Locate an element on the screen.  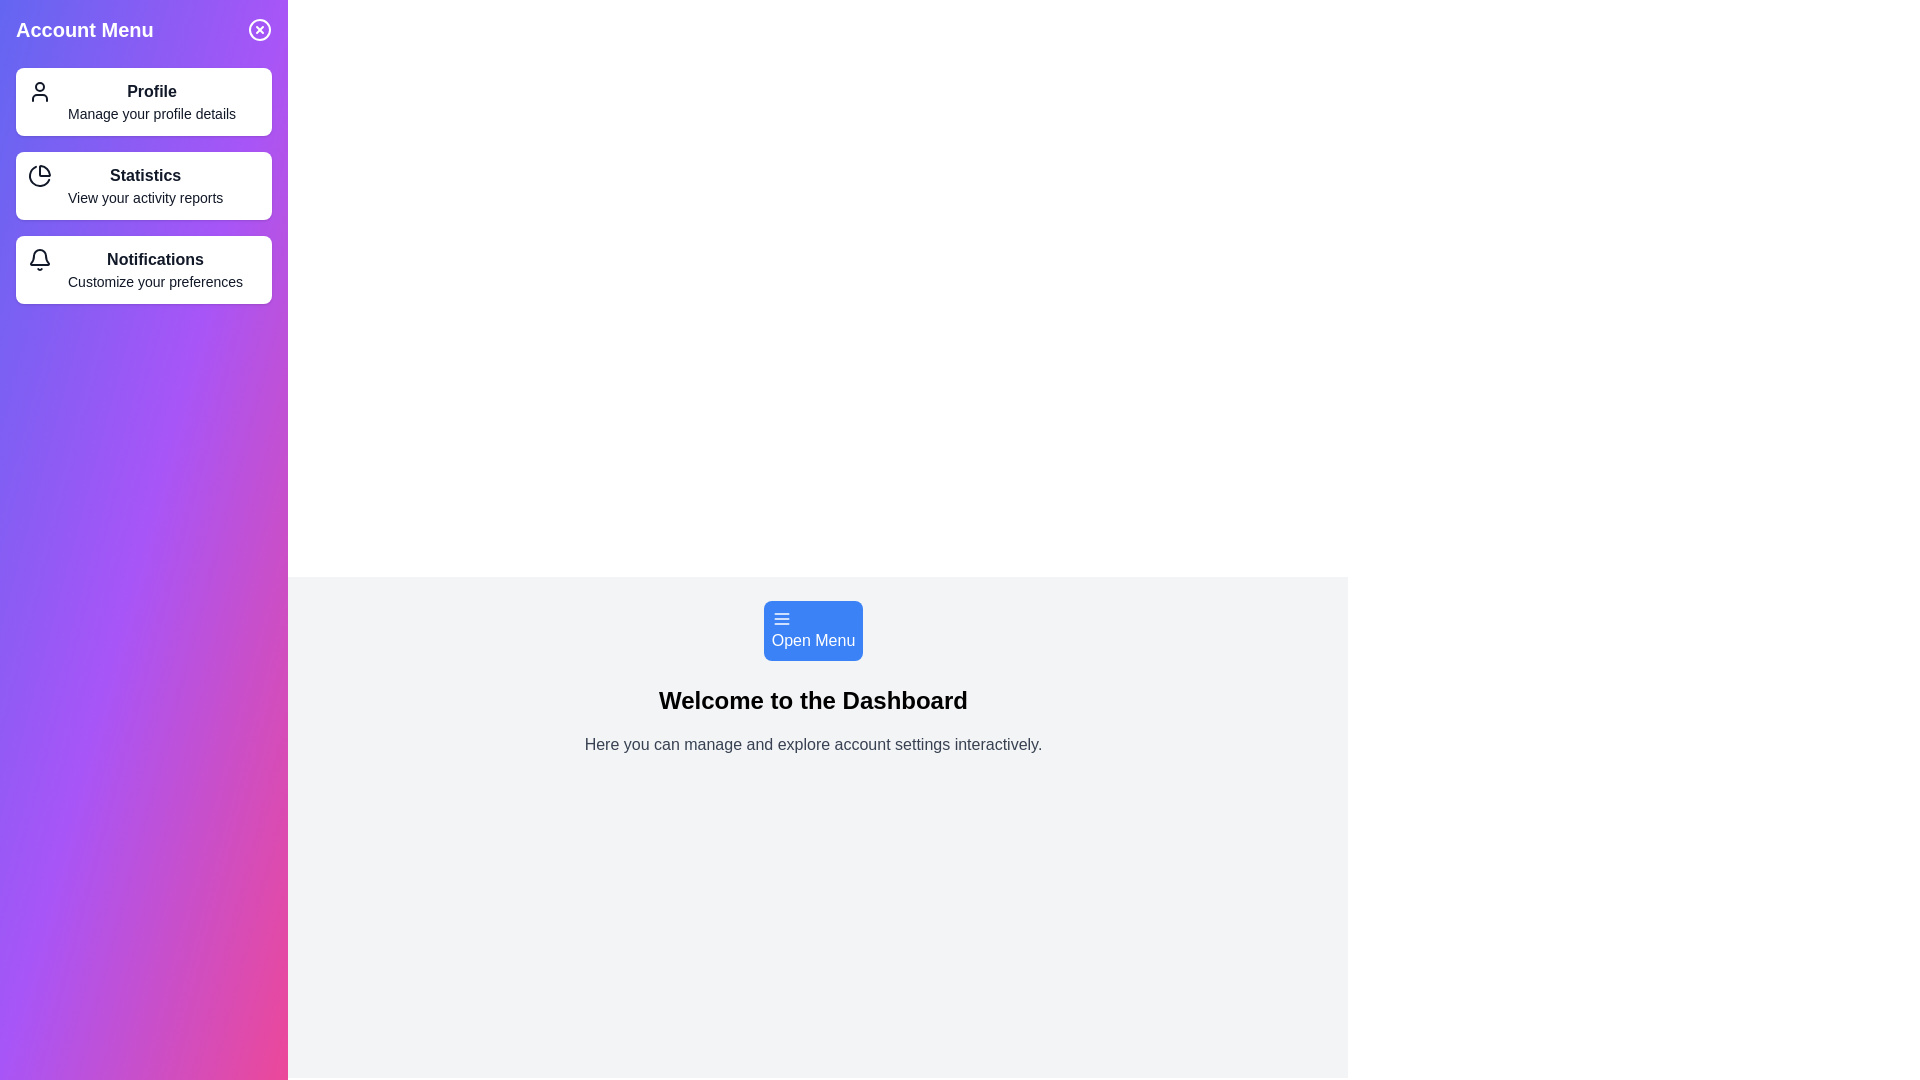
the 'Statistics' menu item to select and explore it is located at coordinates (143, 185).